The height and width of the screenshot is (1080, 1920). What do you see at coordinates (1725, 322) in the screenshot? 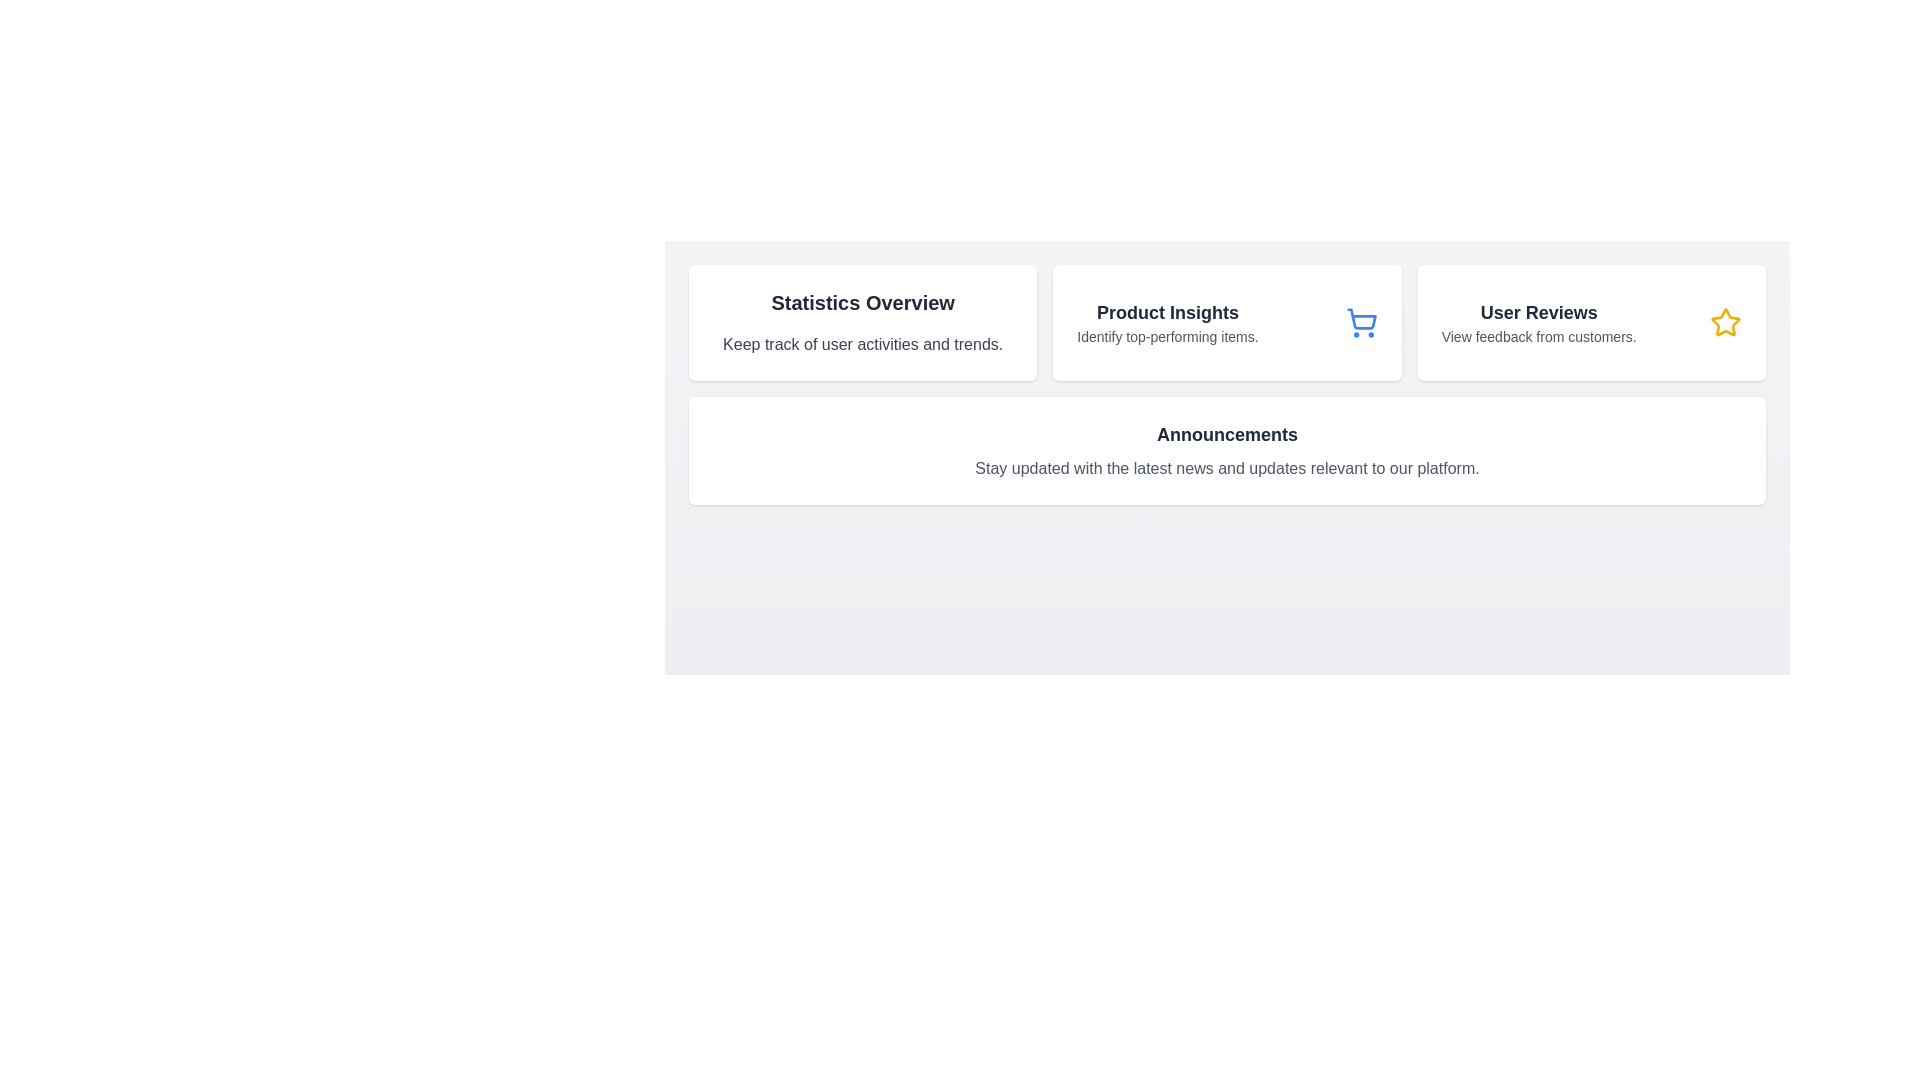
I see `the yellow star icon with a hollow center located in the top-right corner of the 'User Reviews' section, adjacent to the text 'View feedback from customers'` at bounding box center [1725, 322].